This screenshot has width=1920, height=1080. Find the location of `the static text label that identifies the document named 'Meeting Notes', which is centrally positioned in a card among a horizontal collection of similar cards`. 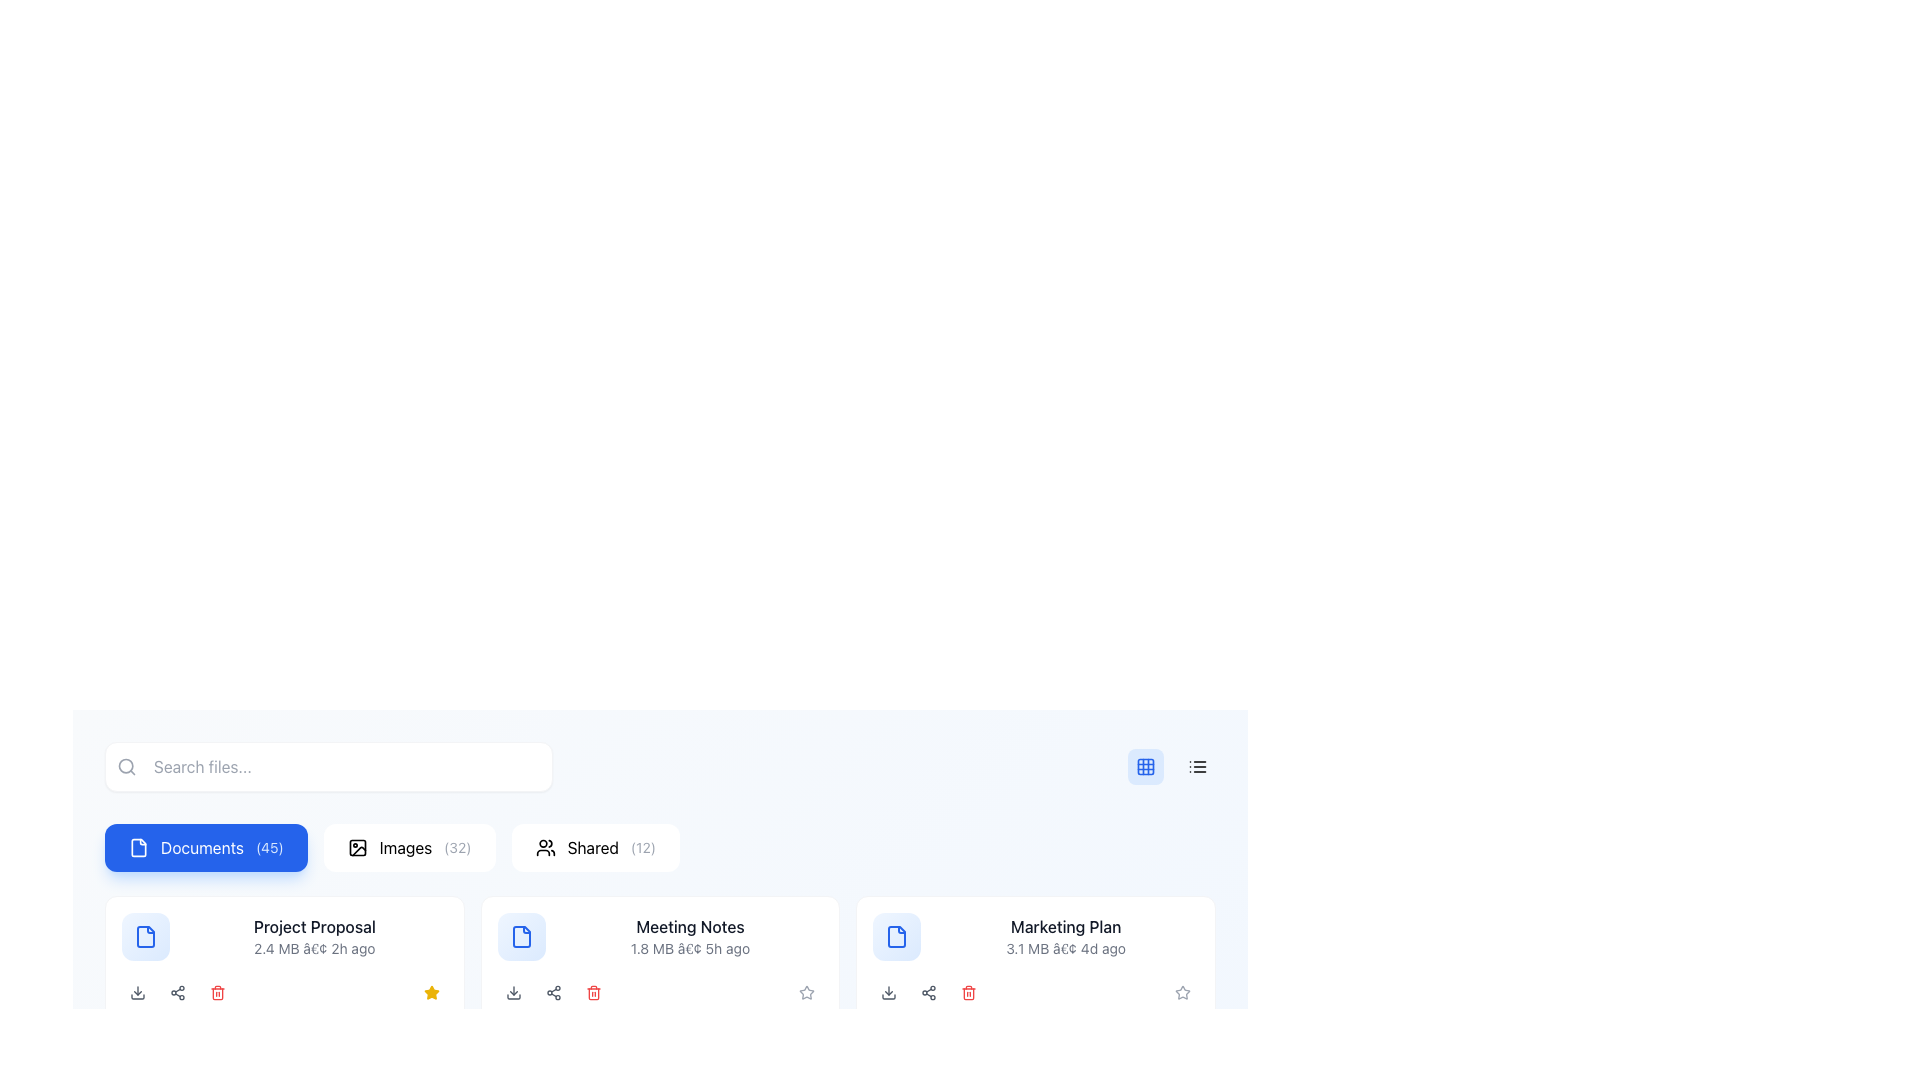

the static text label that identifies the document named 'Meeting Notes', which is centrally positioned in a card among a horizontal collection of similar cards is located at coordinates (690, 926).